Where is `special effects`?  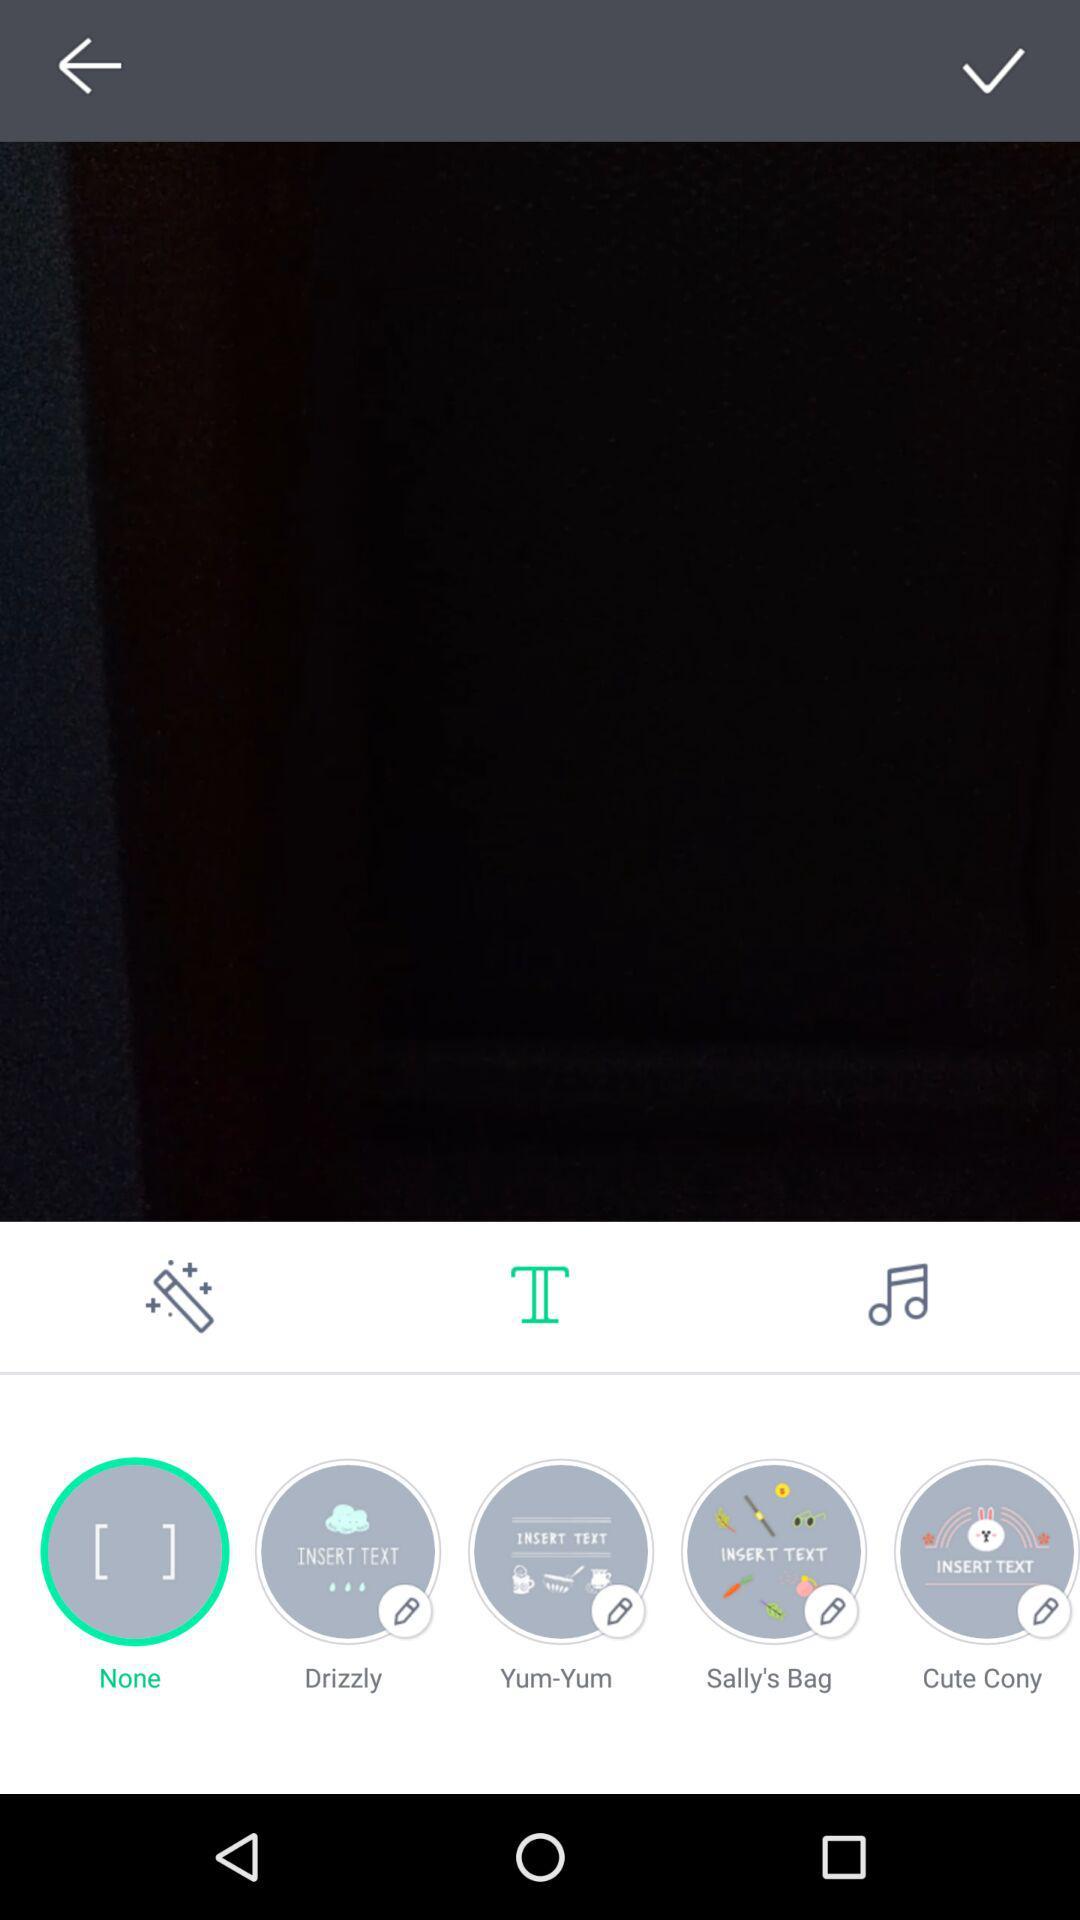
special effects is located at coordinates (180, 1296).